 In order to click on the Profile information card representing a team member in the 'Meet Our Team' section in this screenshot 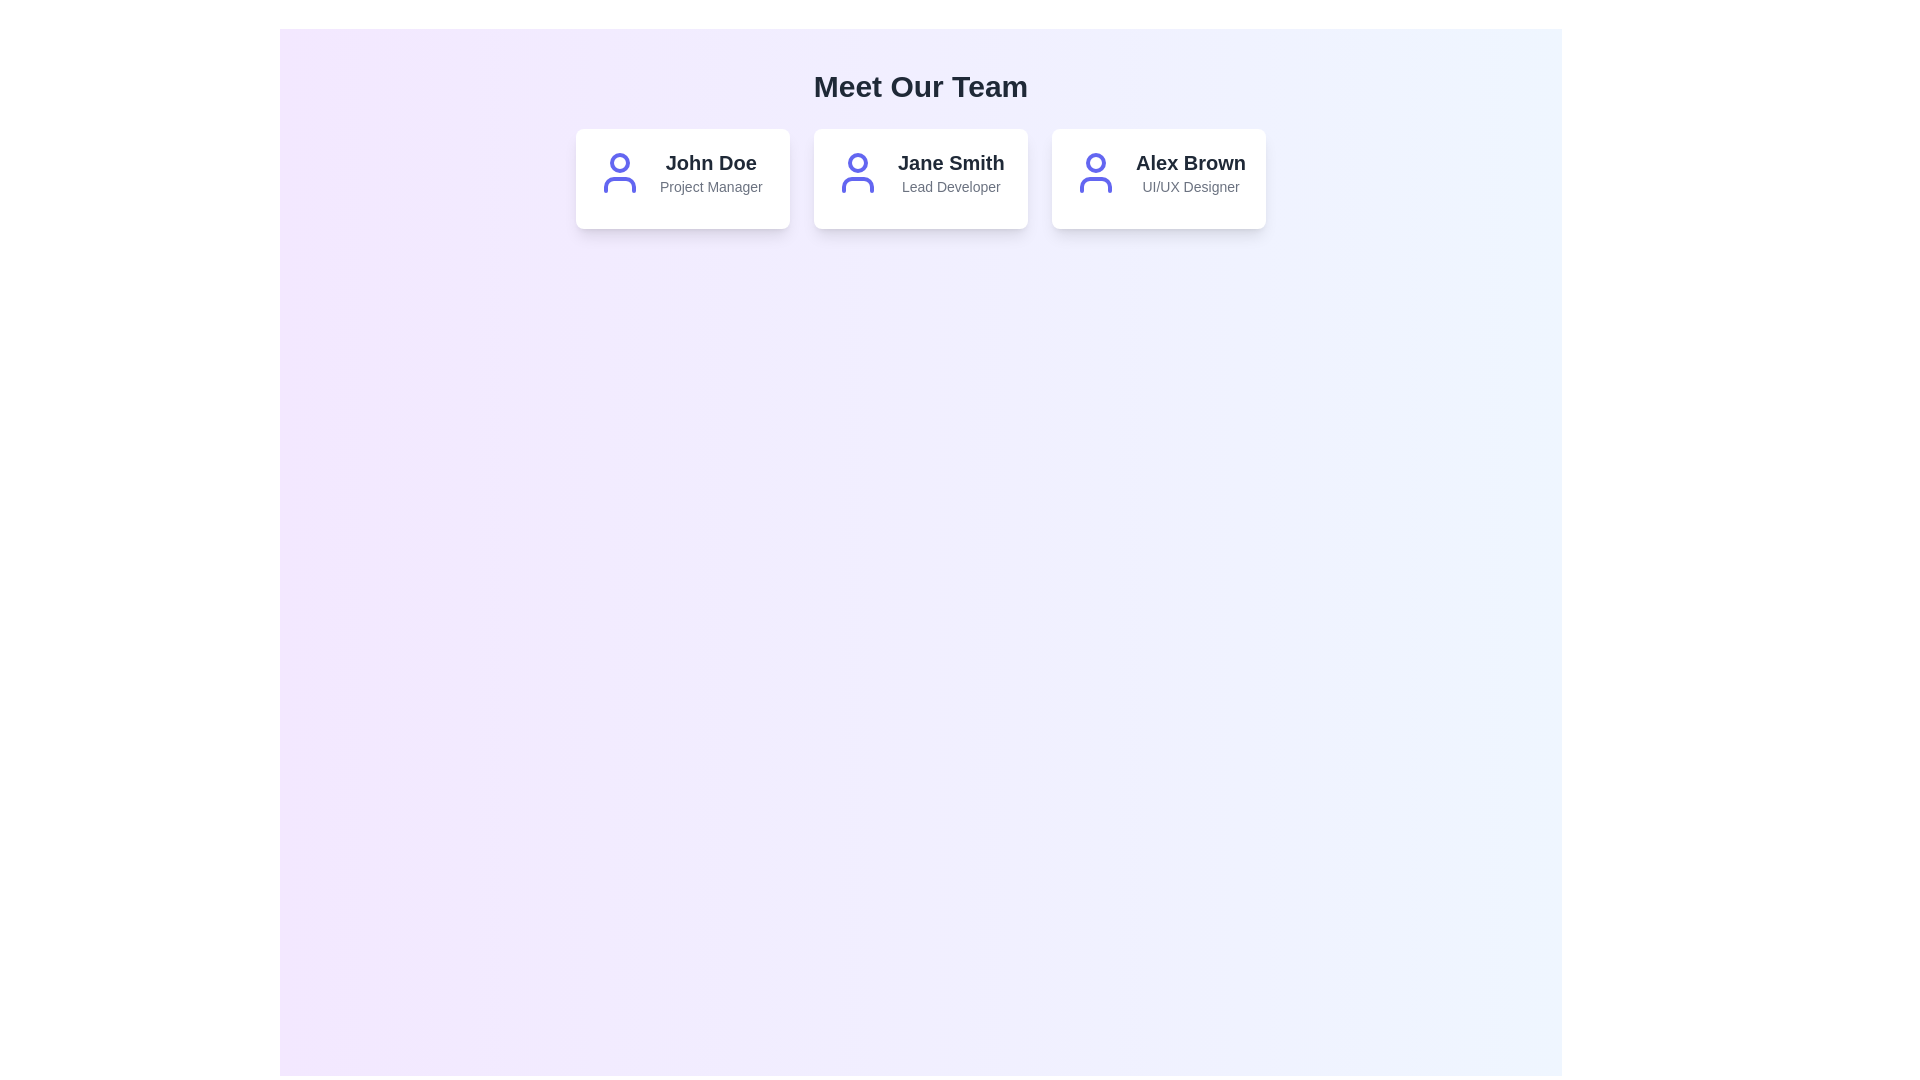, I will do `click(682, 177)`.